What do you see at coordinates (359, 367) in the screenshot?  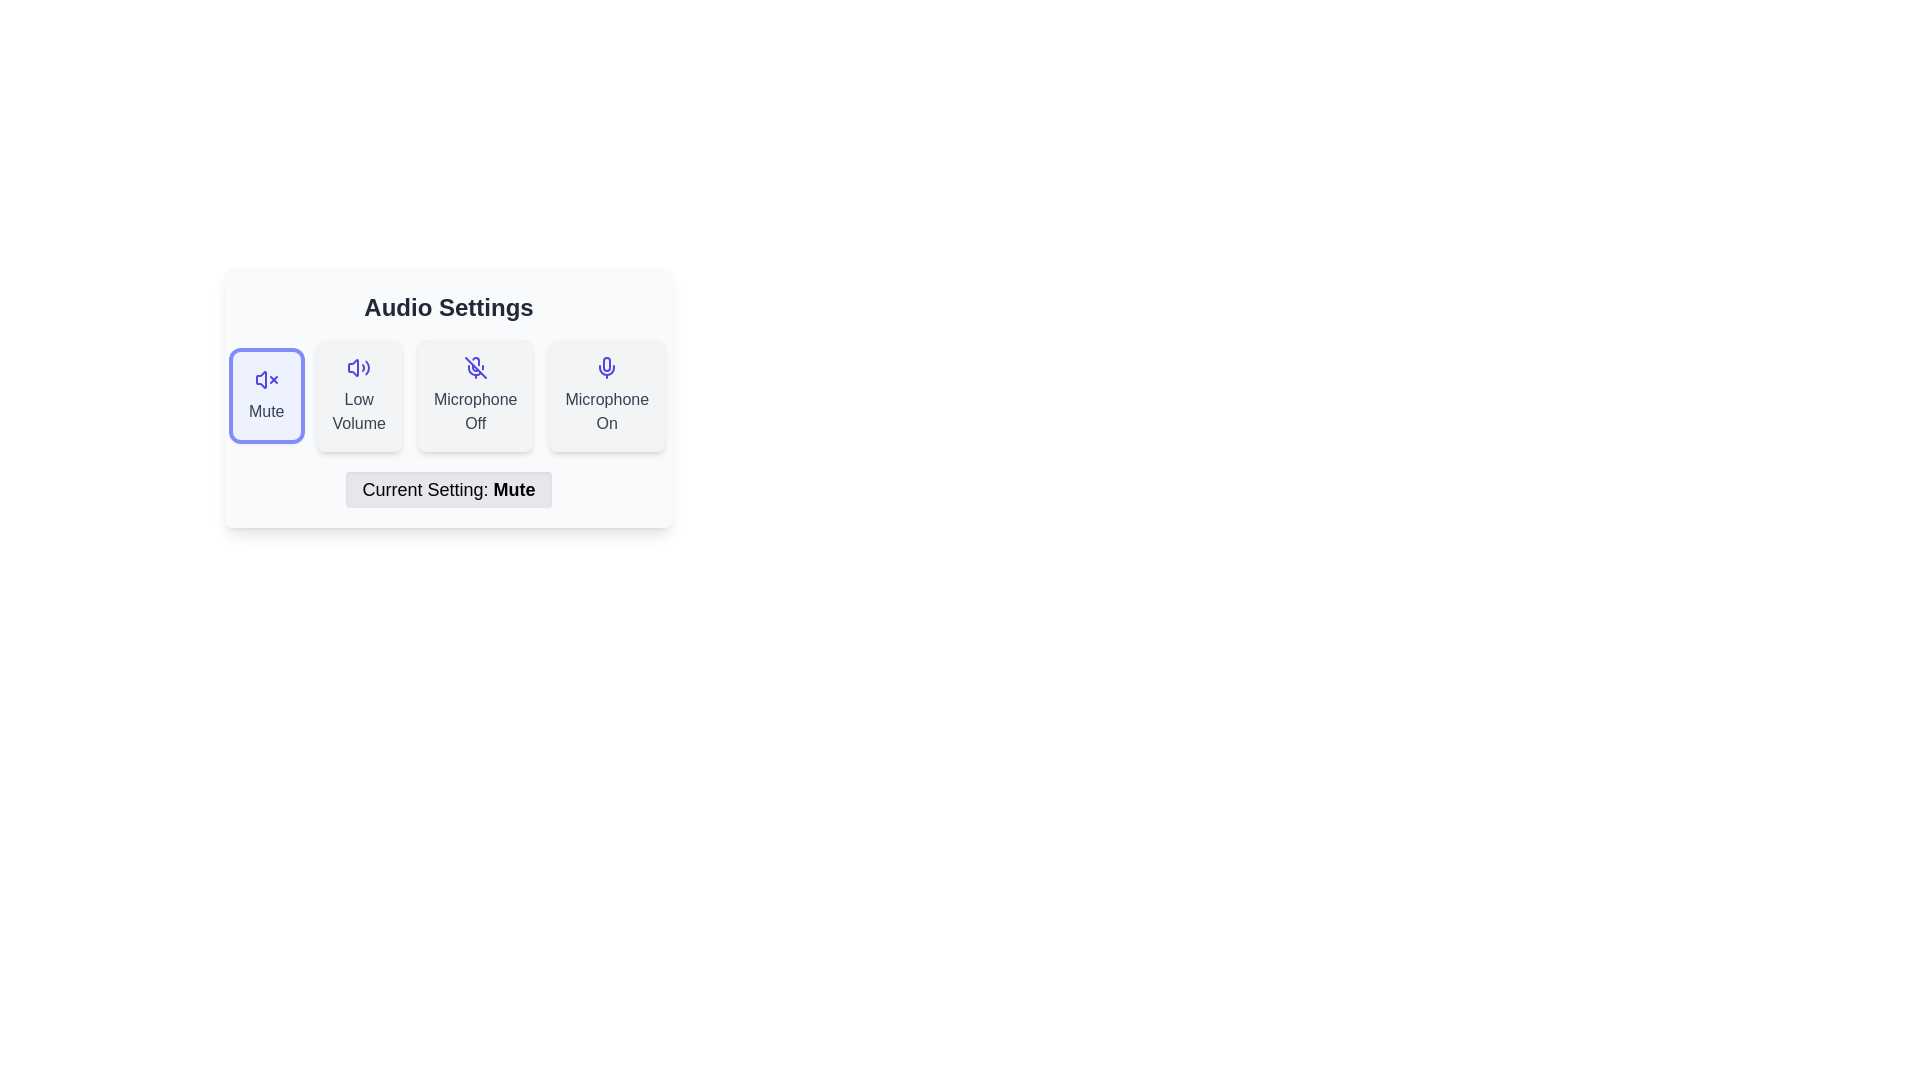 I see `the blue outline volume icon in the 'Audio Settings' section labeled 'Low Volume'` at bounding box center [359, 367].